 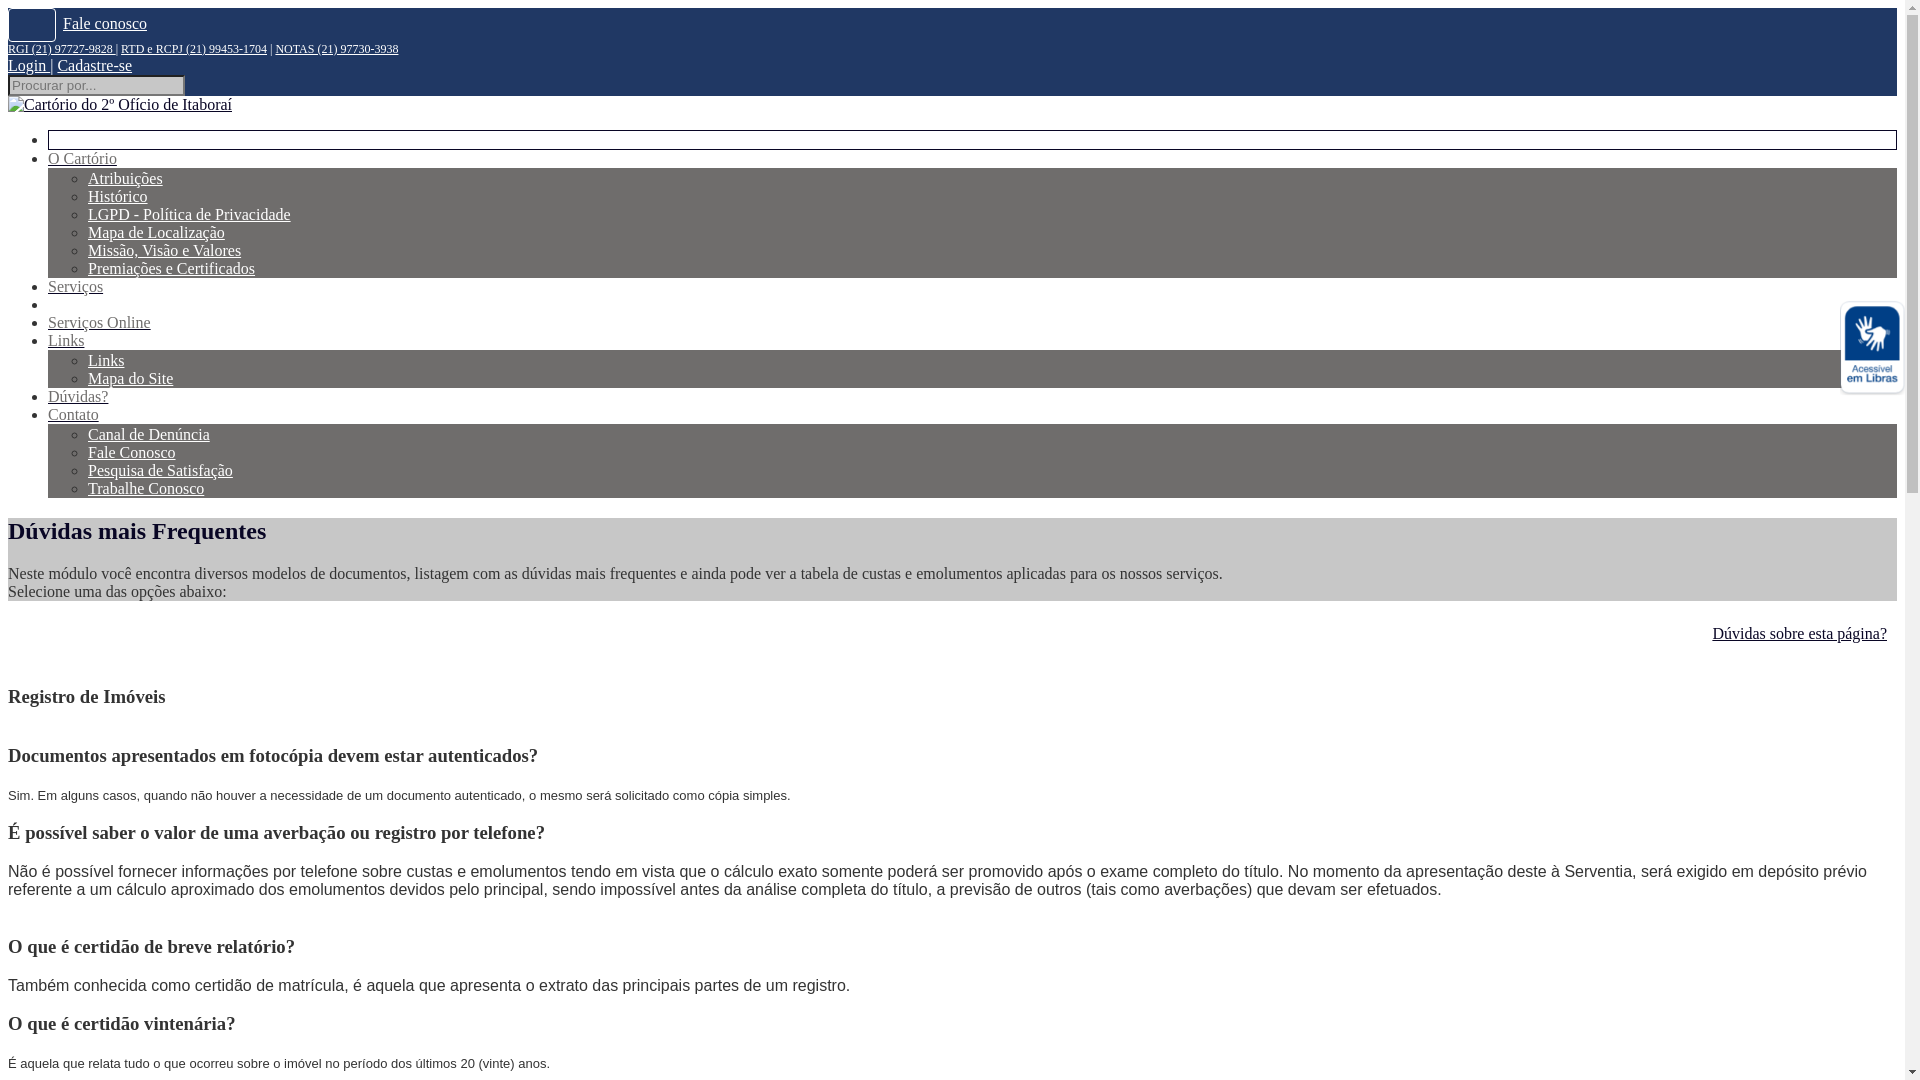 I want to click on 'Fale Conosco', so click(x=86, y=452).